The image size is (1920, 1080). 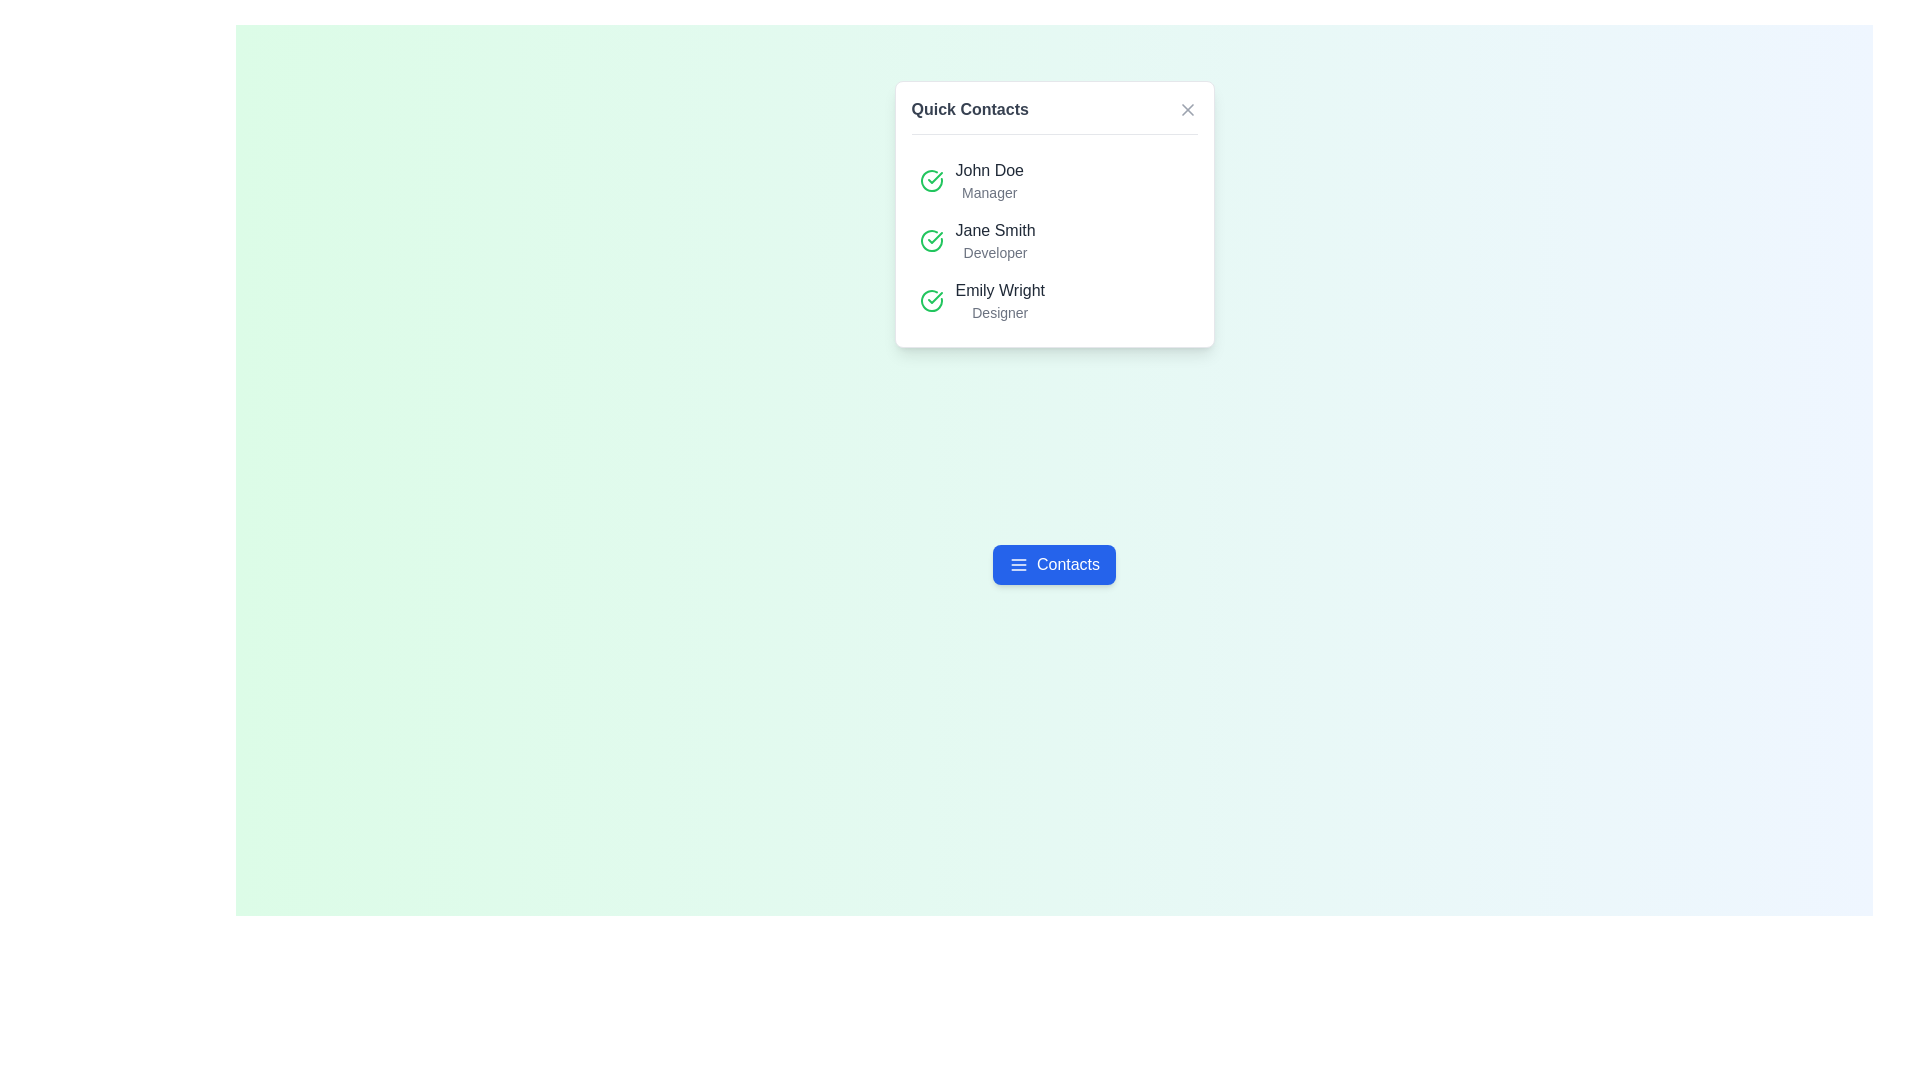 I want to click on the second list item, so click(x=1053, y=239).